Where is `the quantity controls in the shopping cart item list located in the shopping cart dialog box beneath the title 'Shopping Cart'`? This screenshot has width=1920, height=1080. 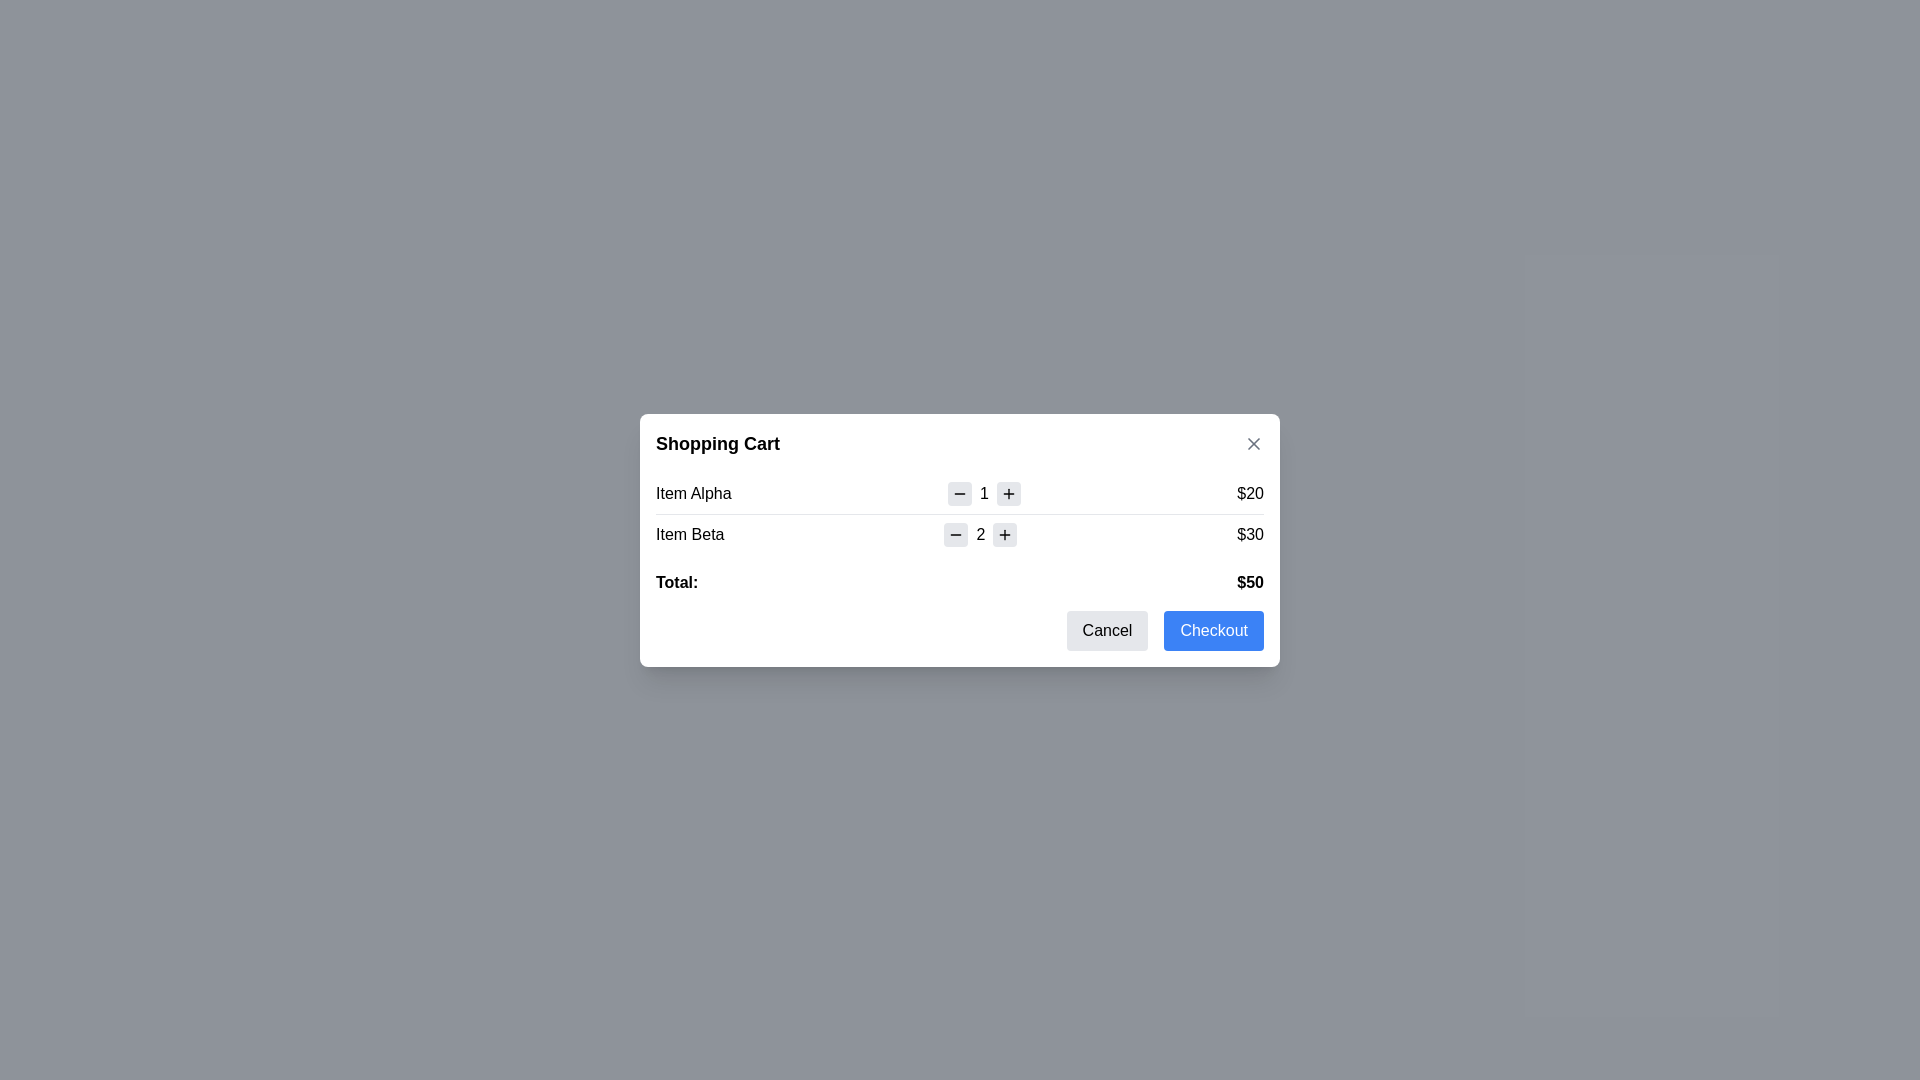 the quantity controls in the shopping cart item list located in the shopping cart dialog box beneath the title 'Shopping Cart' is located at coordinates (960, 512).